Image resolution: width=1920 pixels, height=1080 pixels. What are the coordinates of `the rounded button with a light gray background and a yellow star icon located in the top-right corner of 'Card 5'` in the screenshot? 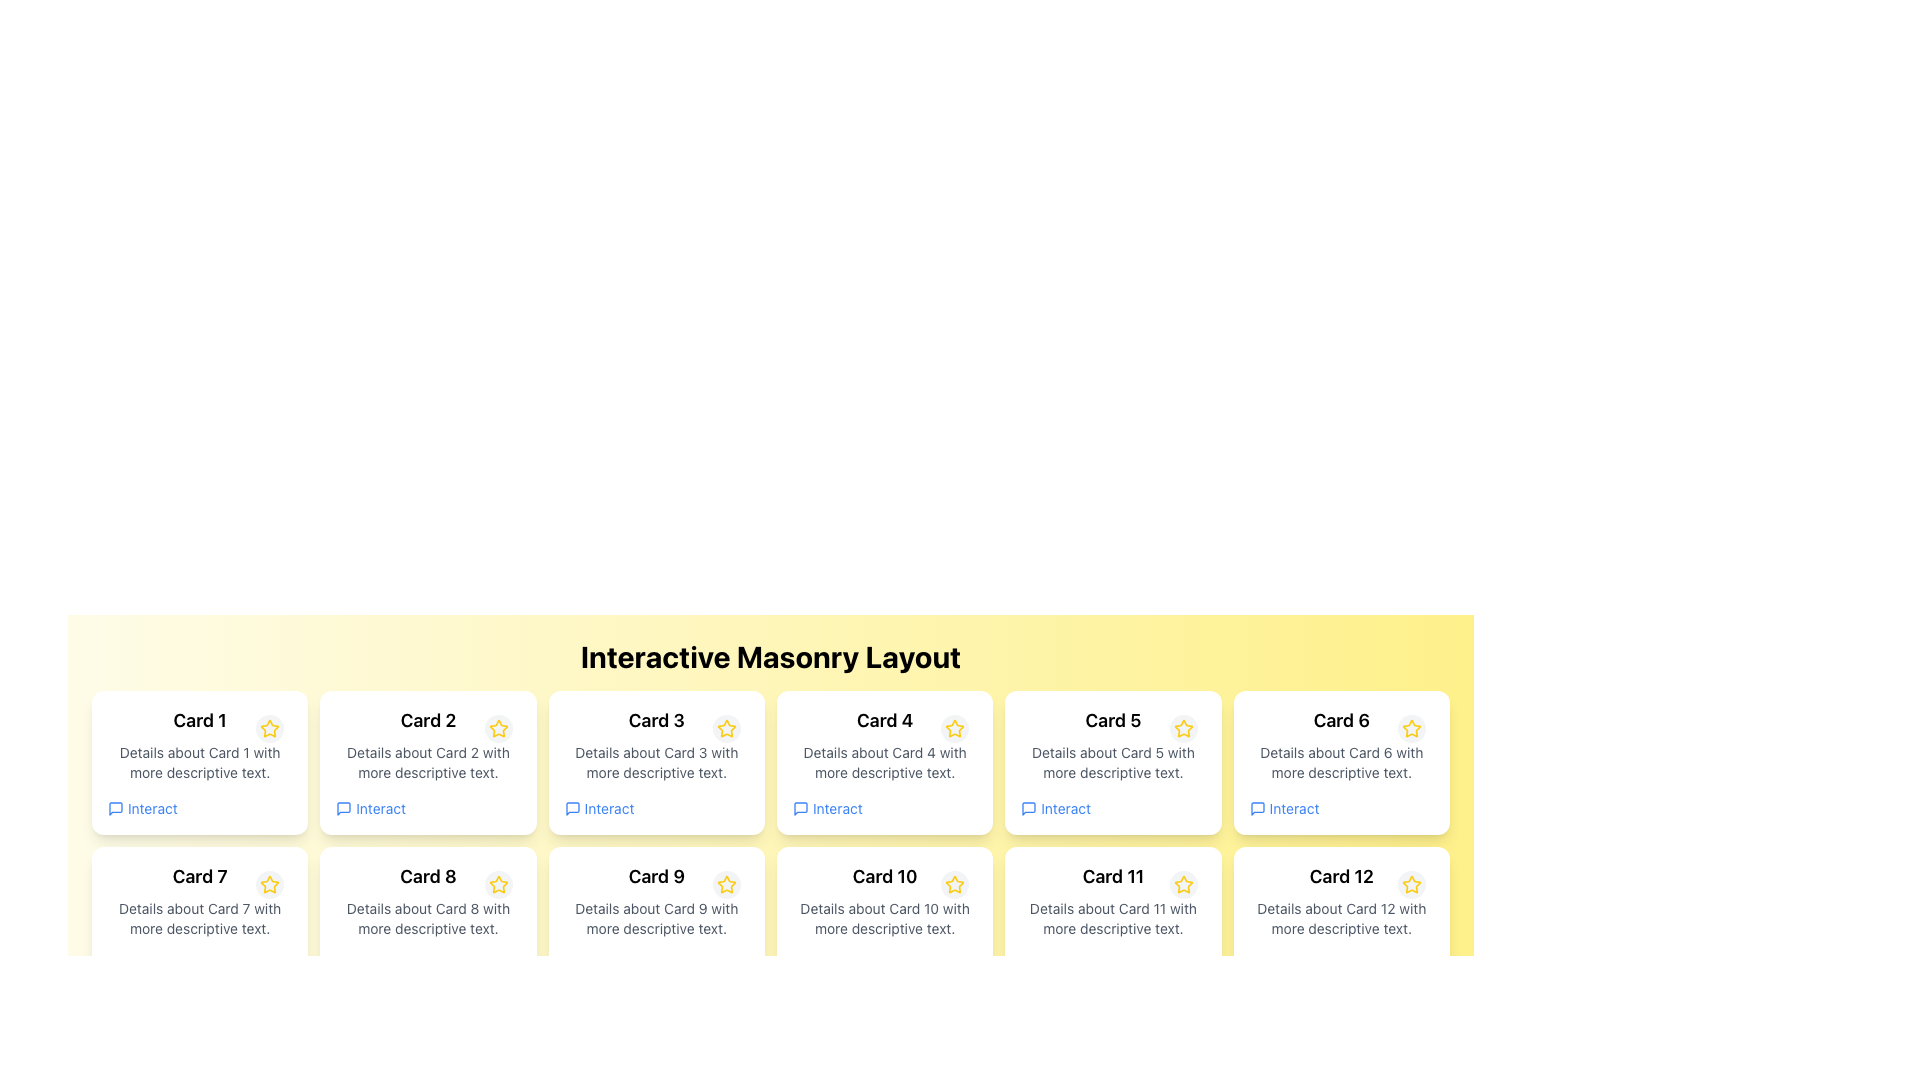 It's located at (1183, 729).